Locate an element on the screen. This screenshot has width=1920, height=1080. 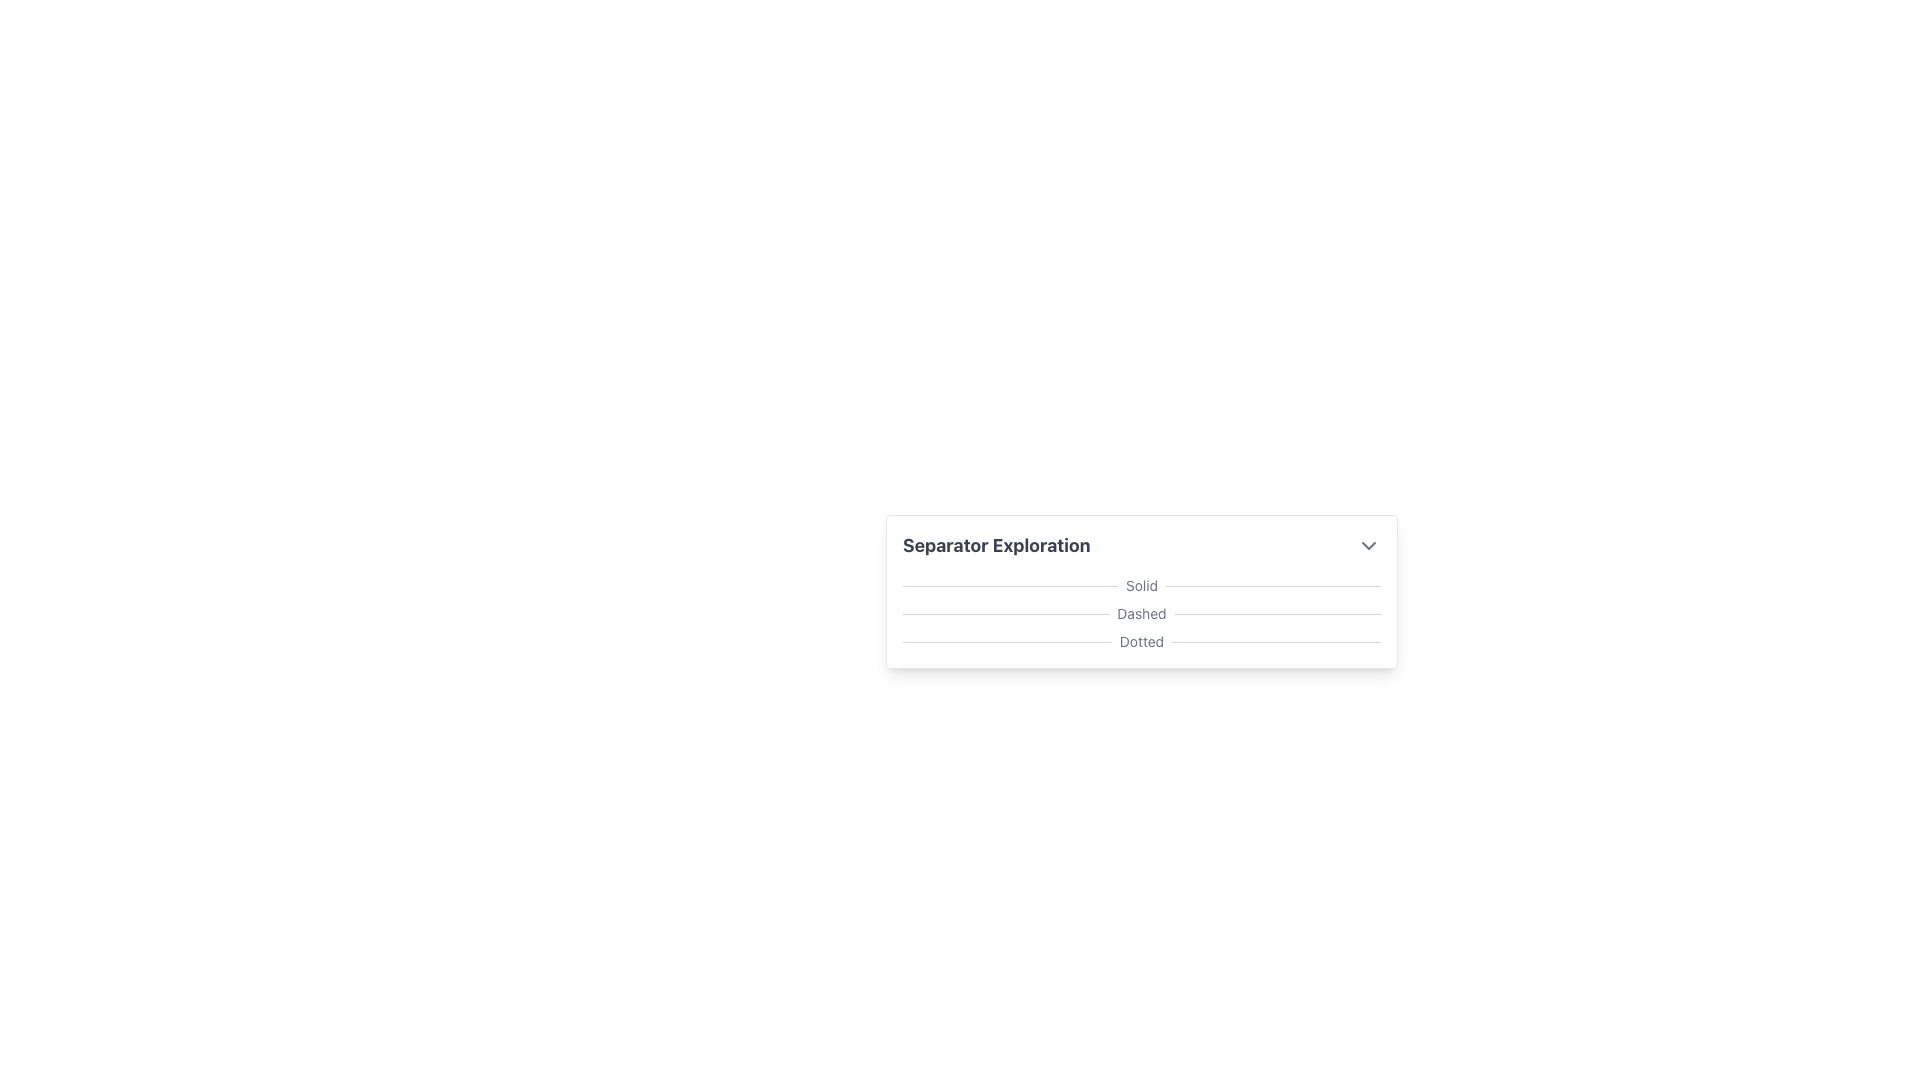
the bold text element reading 'Separator Exploration', which is positioned prominently on the left side of the interface, adjacent to a chevron-down icon is located at coordinates (996, 546).